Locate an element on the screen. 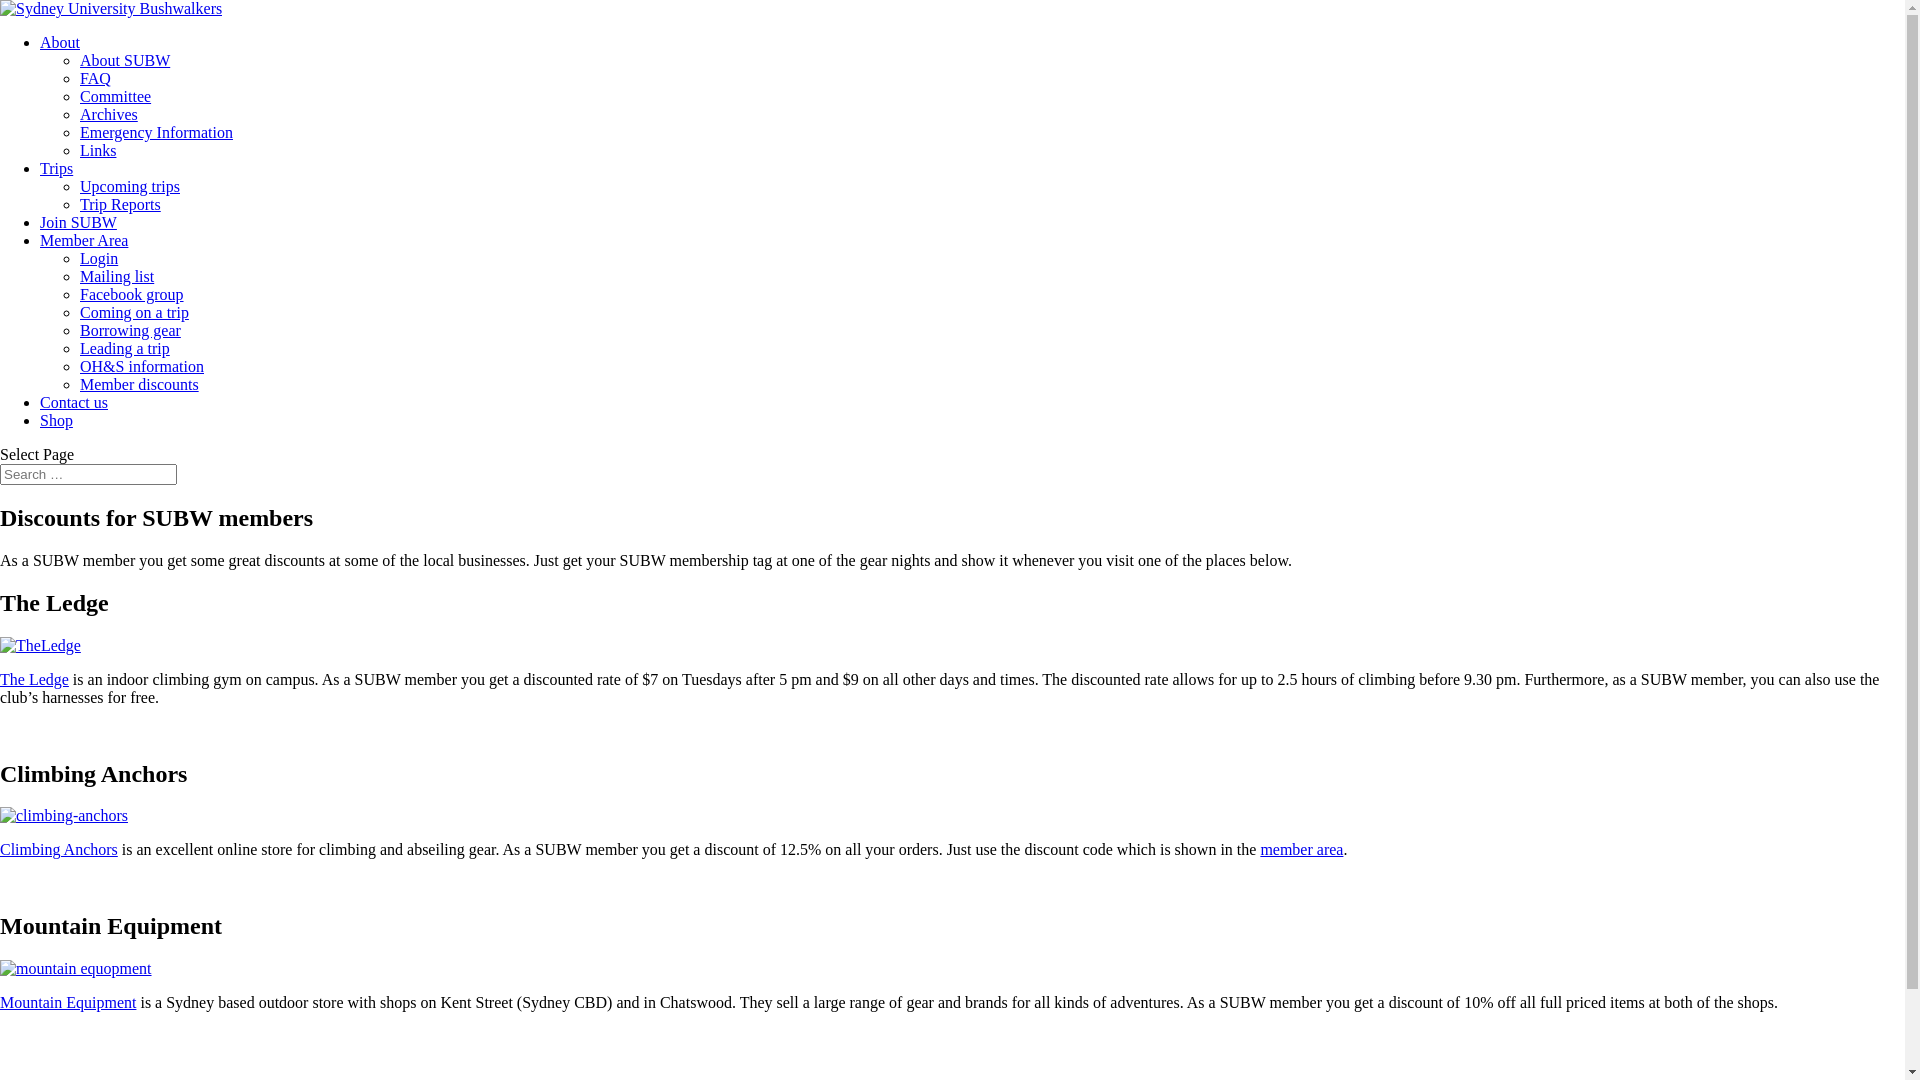 This screenshot has width=1920, height=1080. 'About' is located at coordinates (39, 42).